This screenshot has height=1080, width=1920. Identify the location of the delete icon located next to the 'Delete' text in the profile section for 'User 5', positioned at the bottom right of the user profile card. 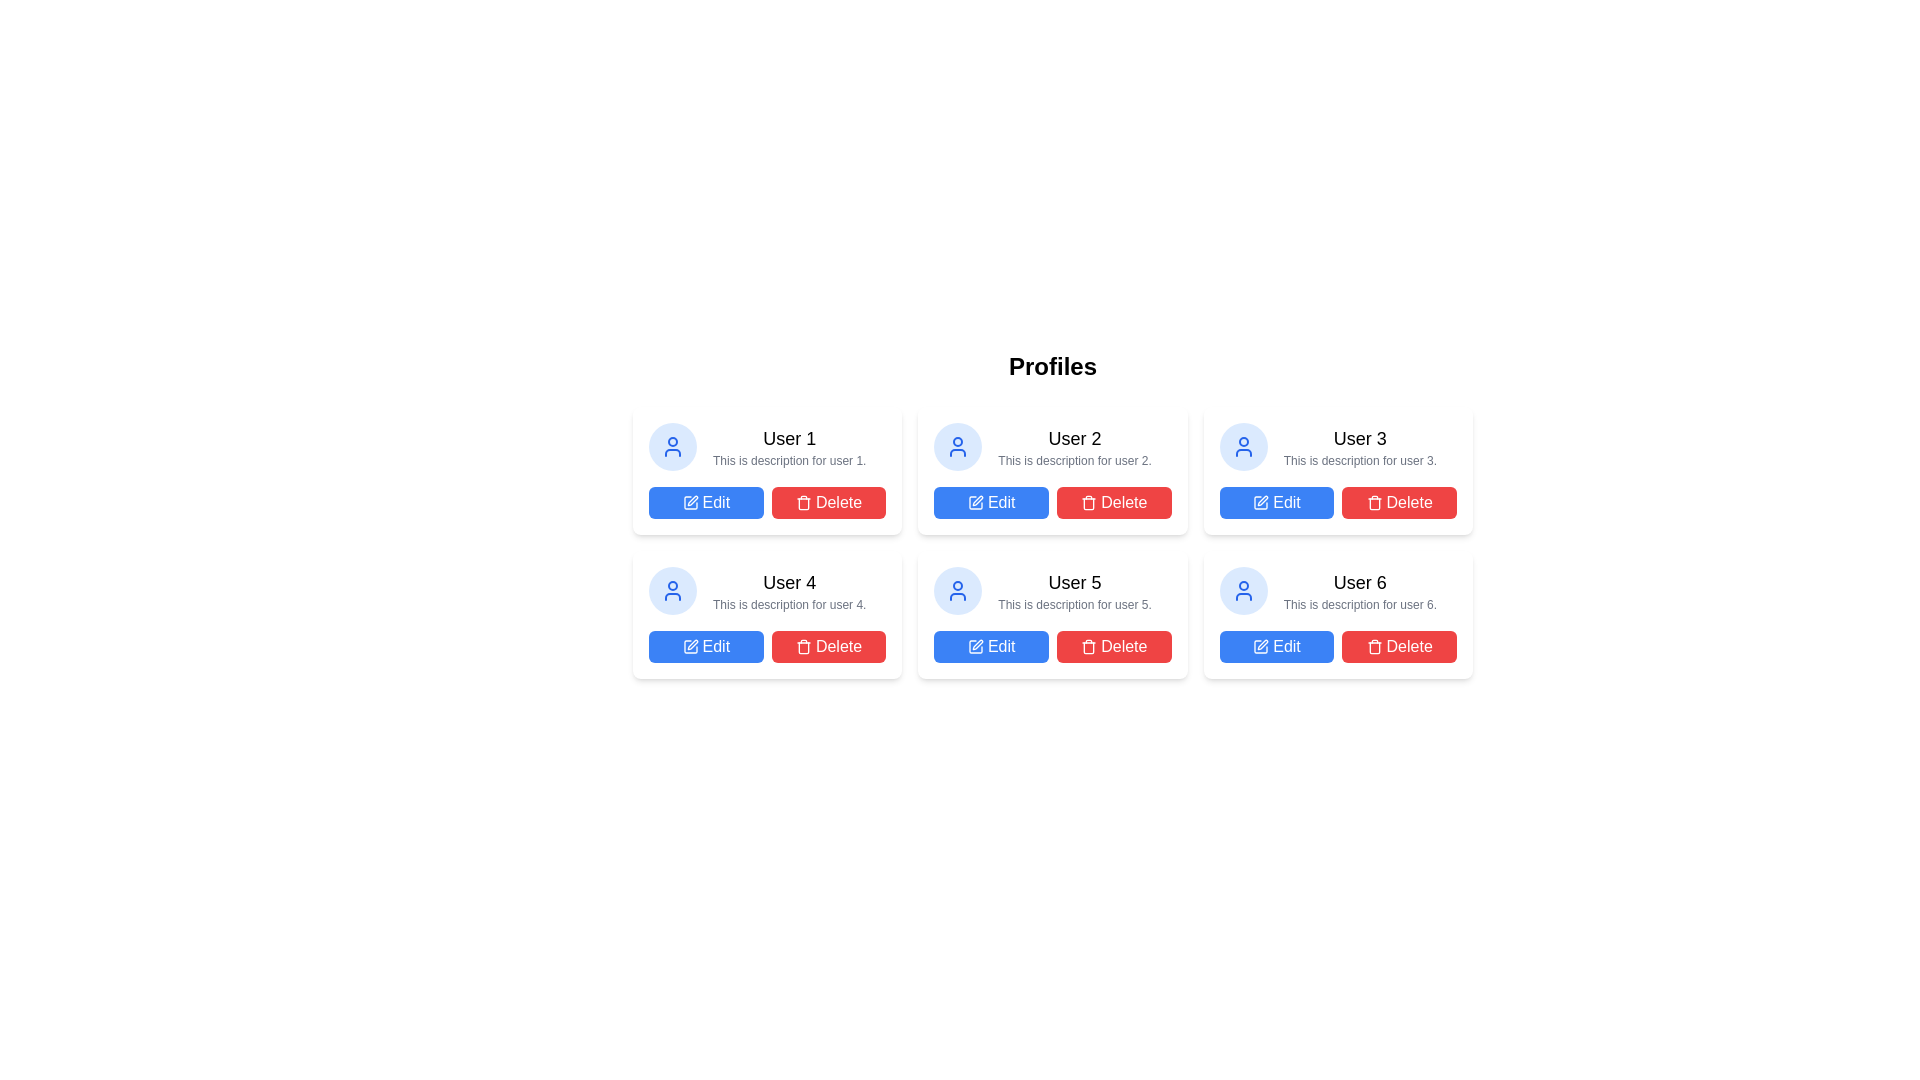
(1088, 501).